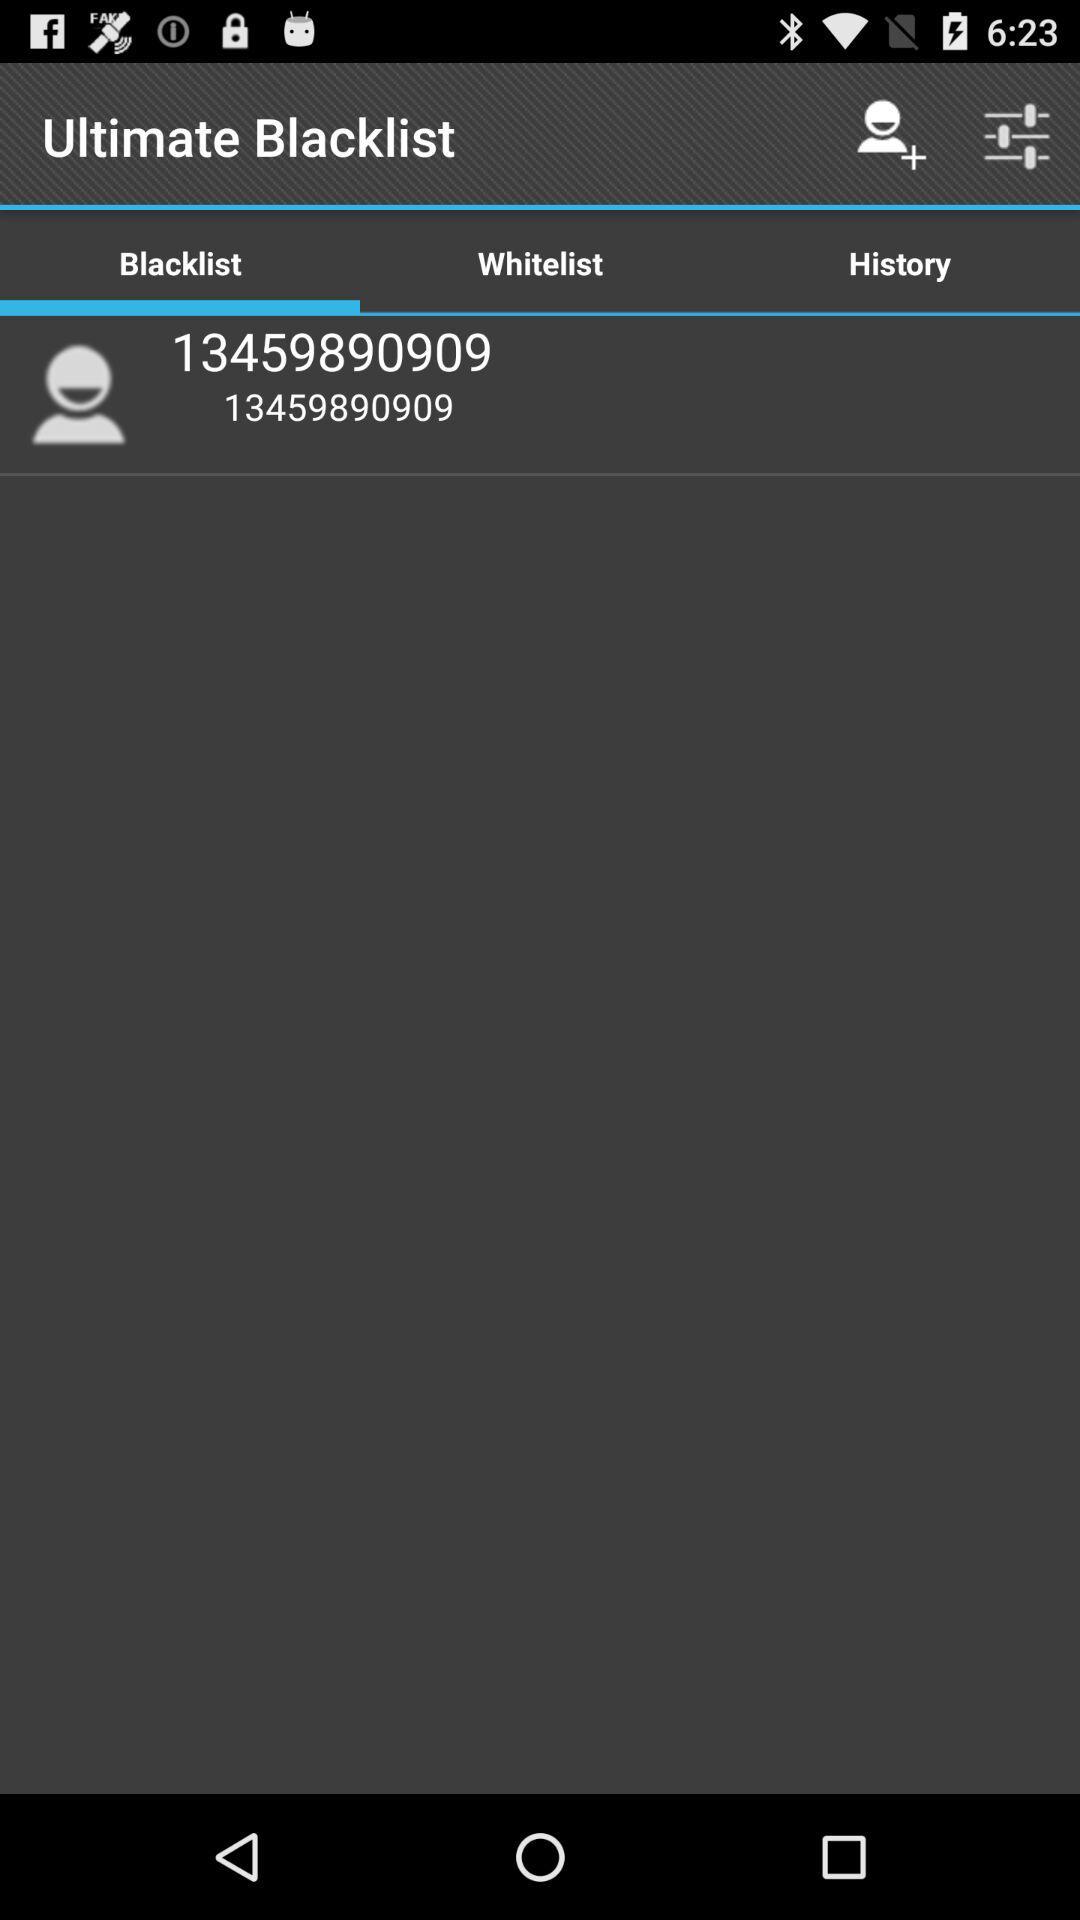 This screenshot has width=1080, height=1920. What do you see at coordinates (890, 135) in the screenshot?
I see `icon above history icon` at bounding box center [890, 135].